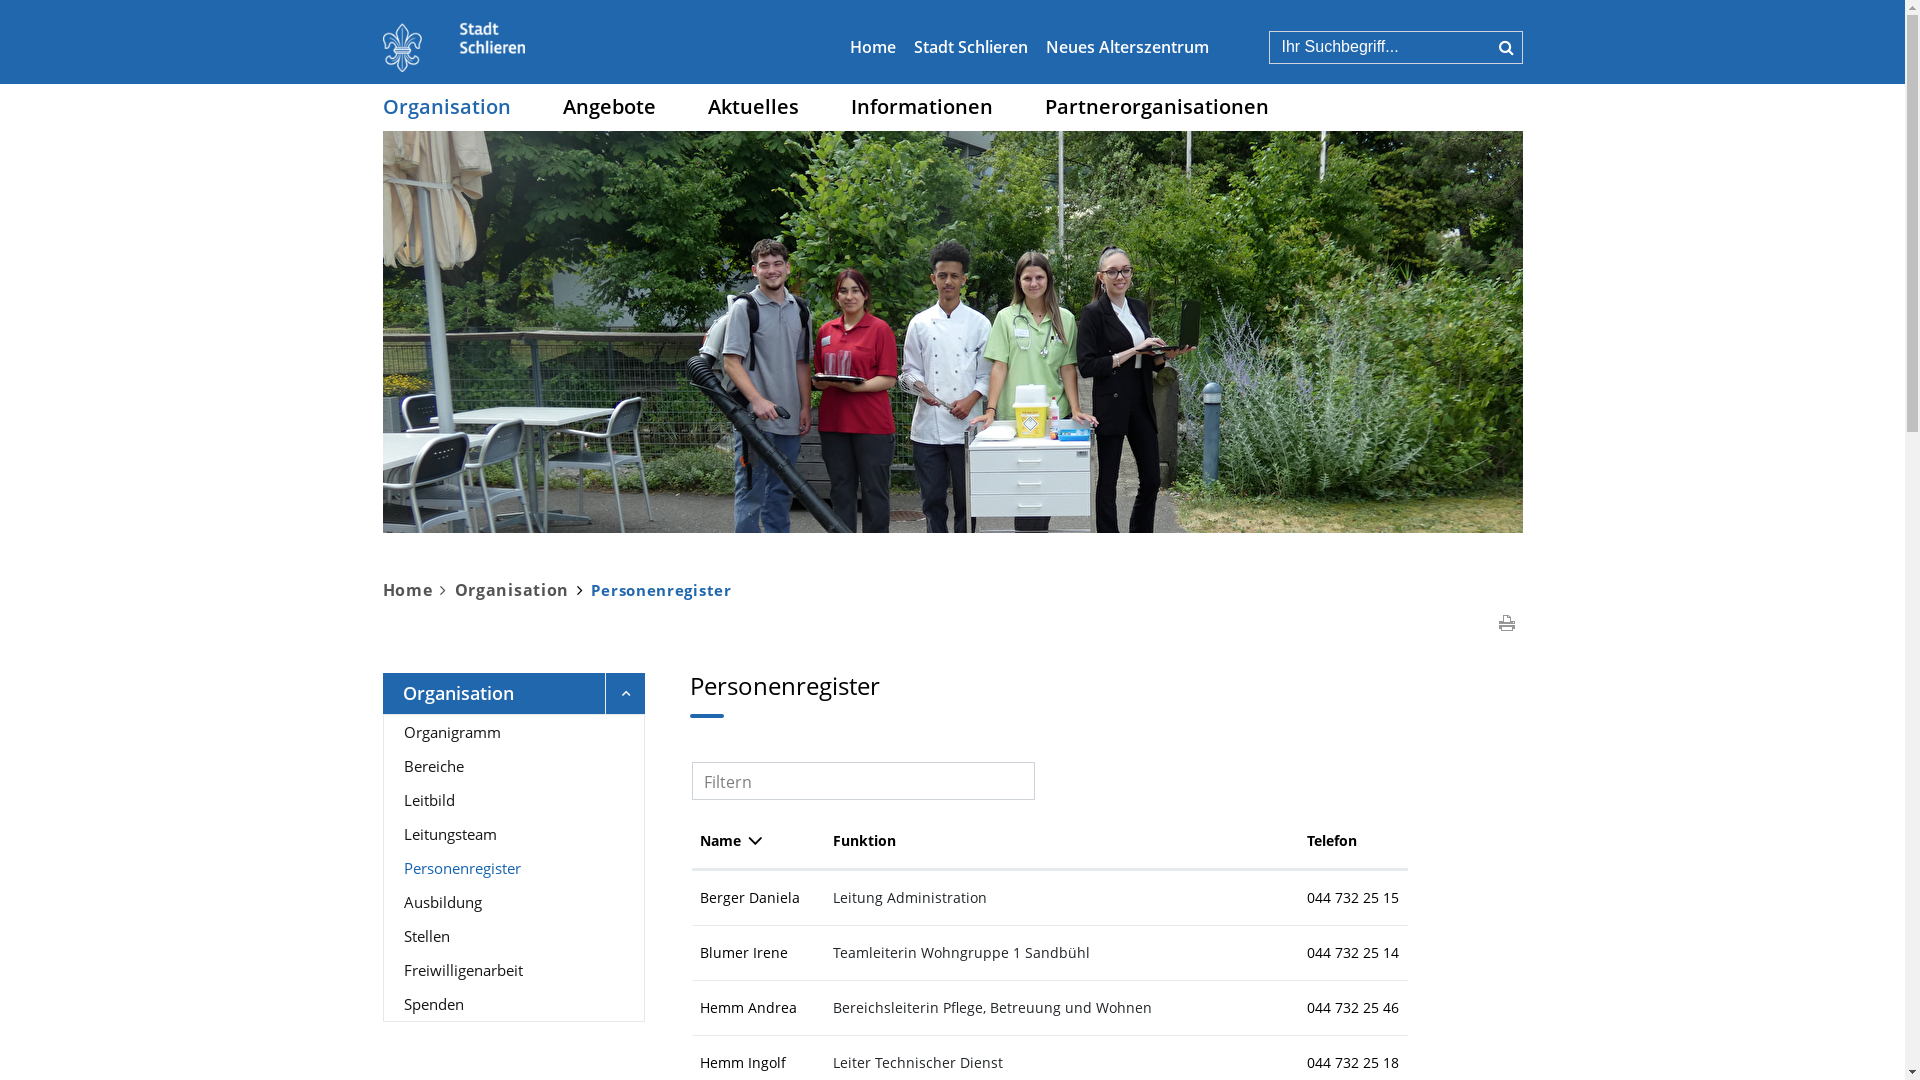 The width and height of the screenshot is (1920, 1080). Describe the element at coordinates (1353, 1061) in the screenshot. I see `'044 732 25 18'` at that location.